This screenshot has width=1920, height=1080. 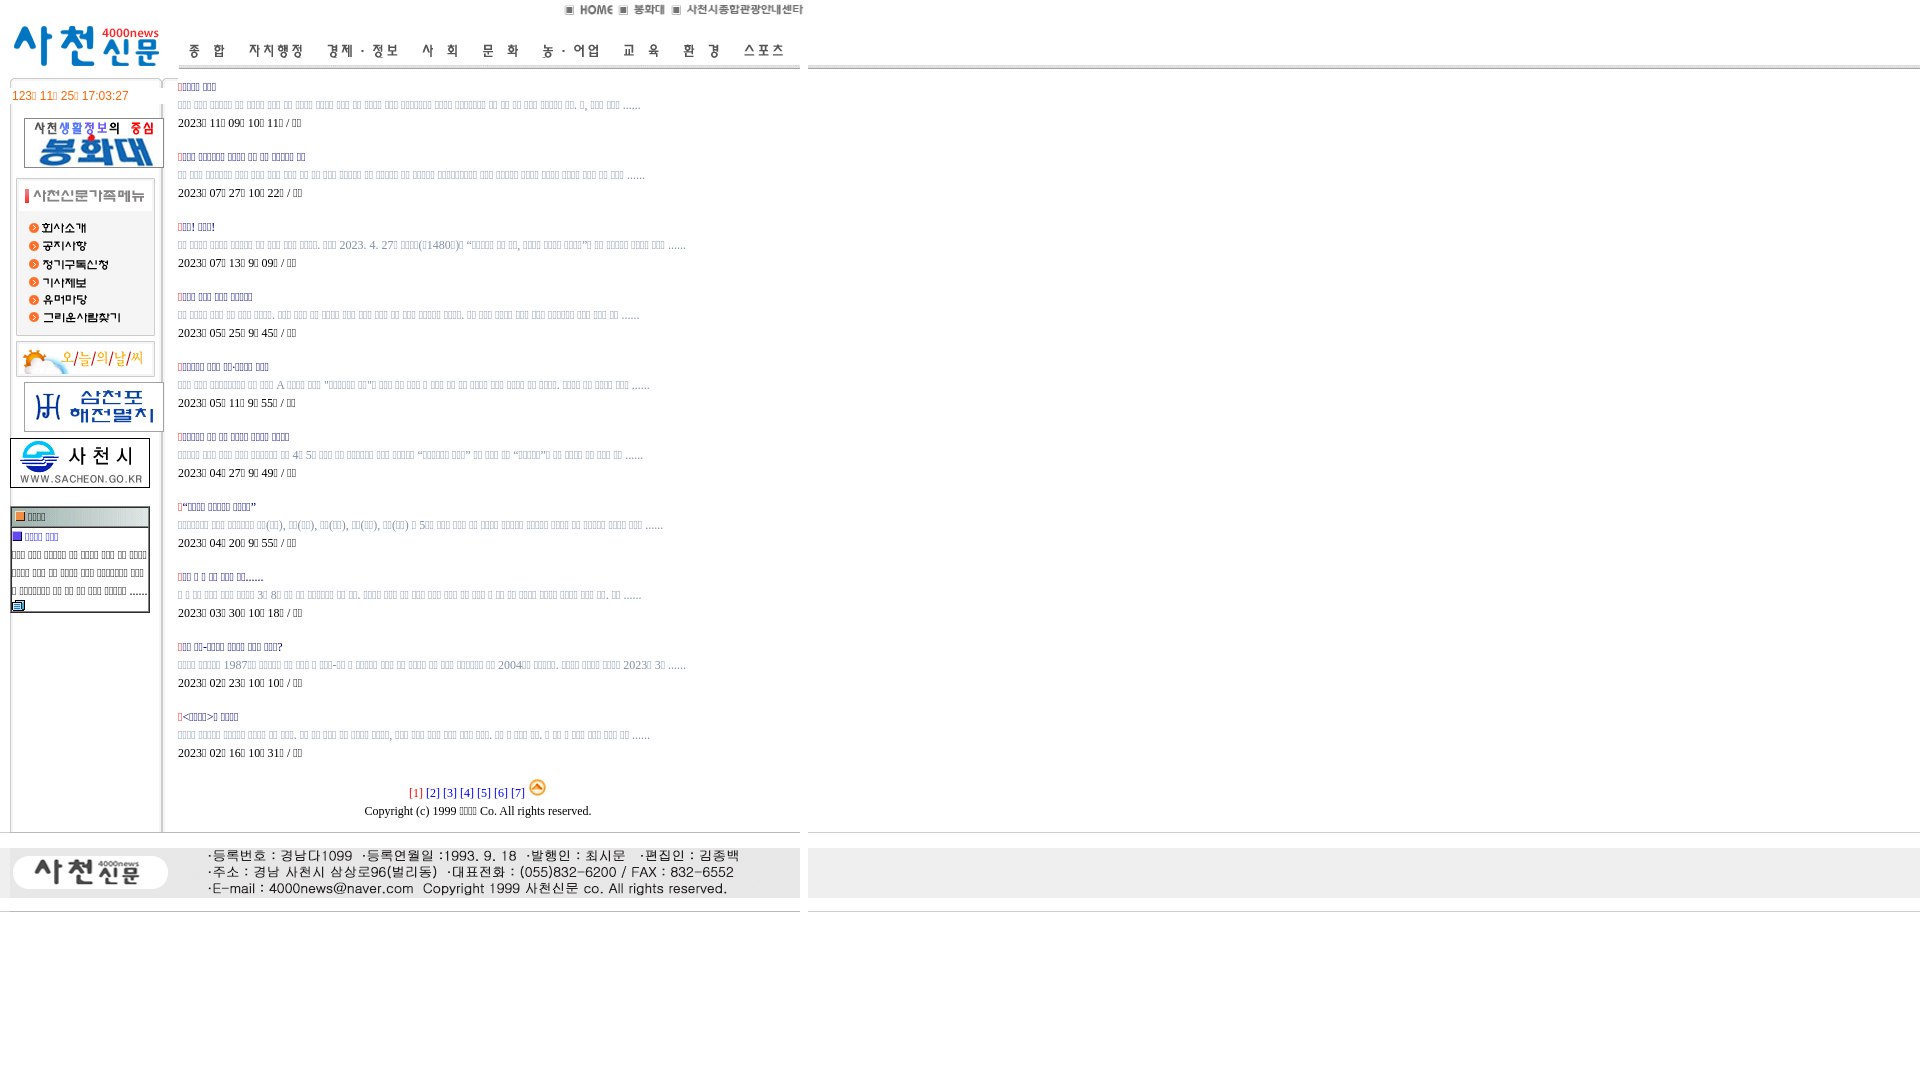 What do you see at coordinates (431, 792) in the screenshot?
I see `'[2]'` at bounding box center [431, 792].